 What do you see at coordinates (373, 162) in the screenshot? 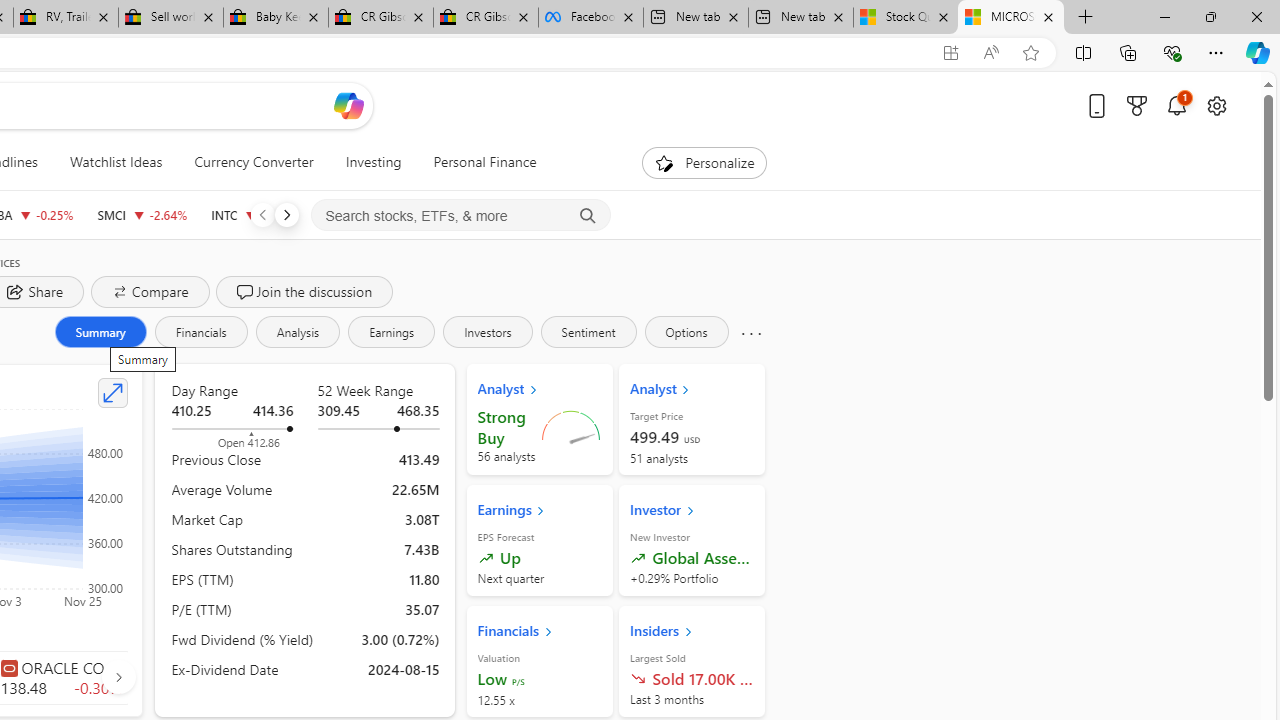
I see `'Investing'` at bounding box center [373, 162].